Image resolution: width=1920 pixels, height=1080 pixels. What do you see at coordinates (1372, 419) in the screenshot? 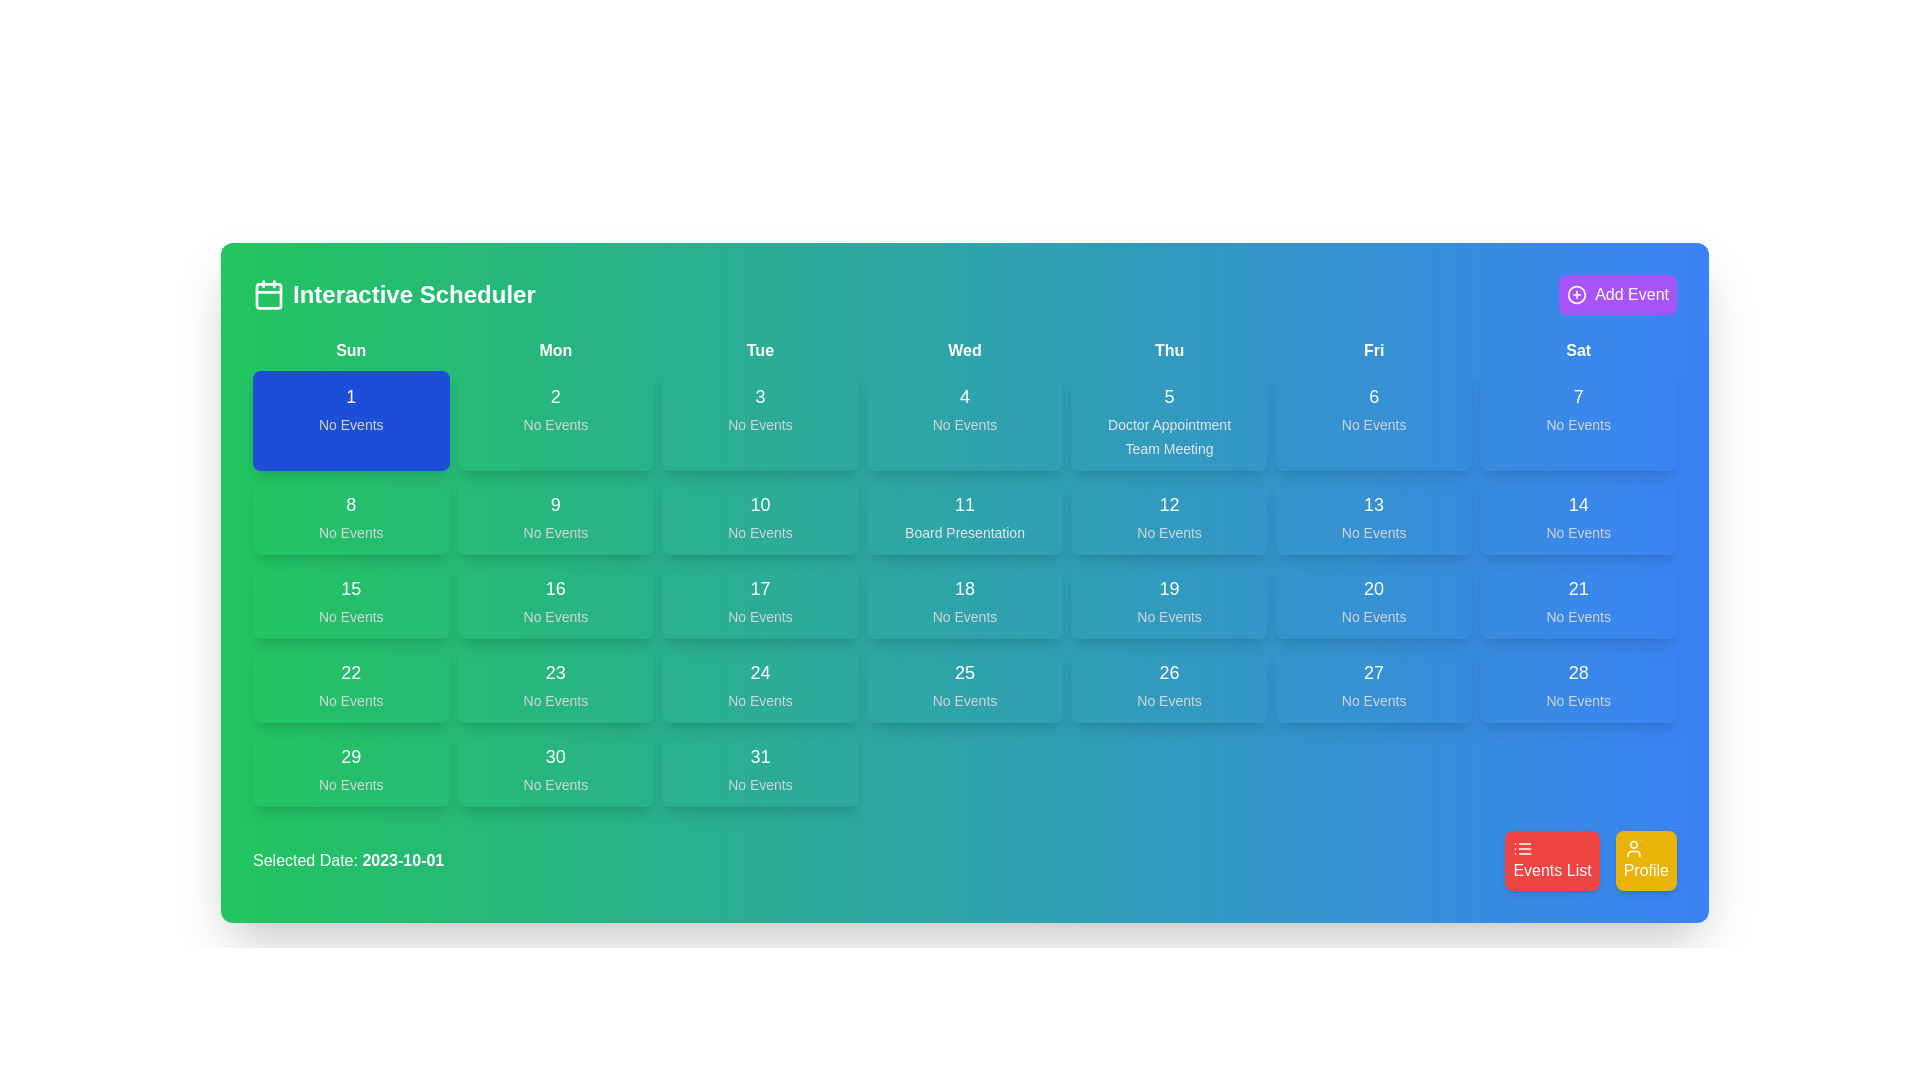
I see `the calendar date box indicating the 6th day (Friday)` at bounding box center [1372, 419].